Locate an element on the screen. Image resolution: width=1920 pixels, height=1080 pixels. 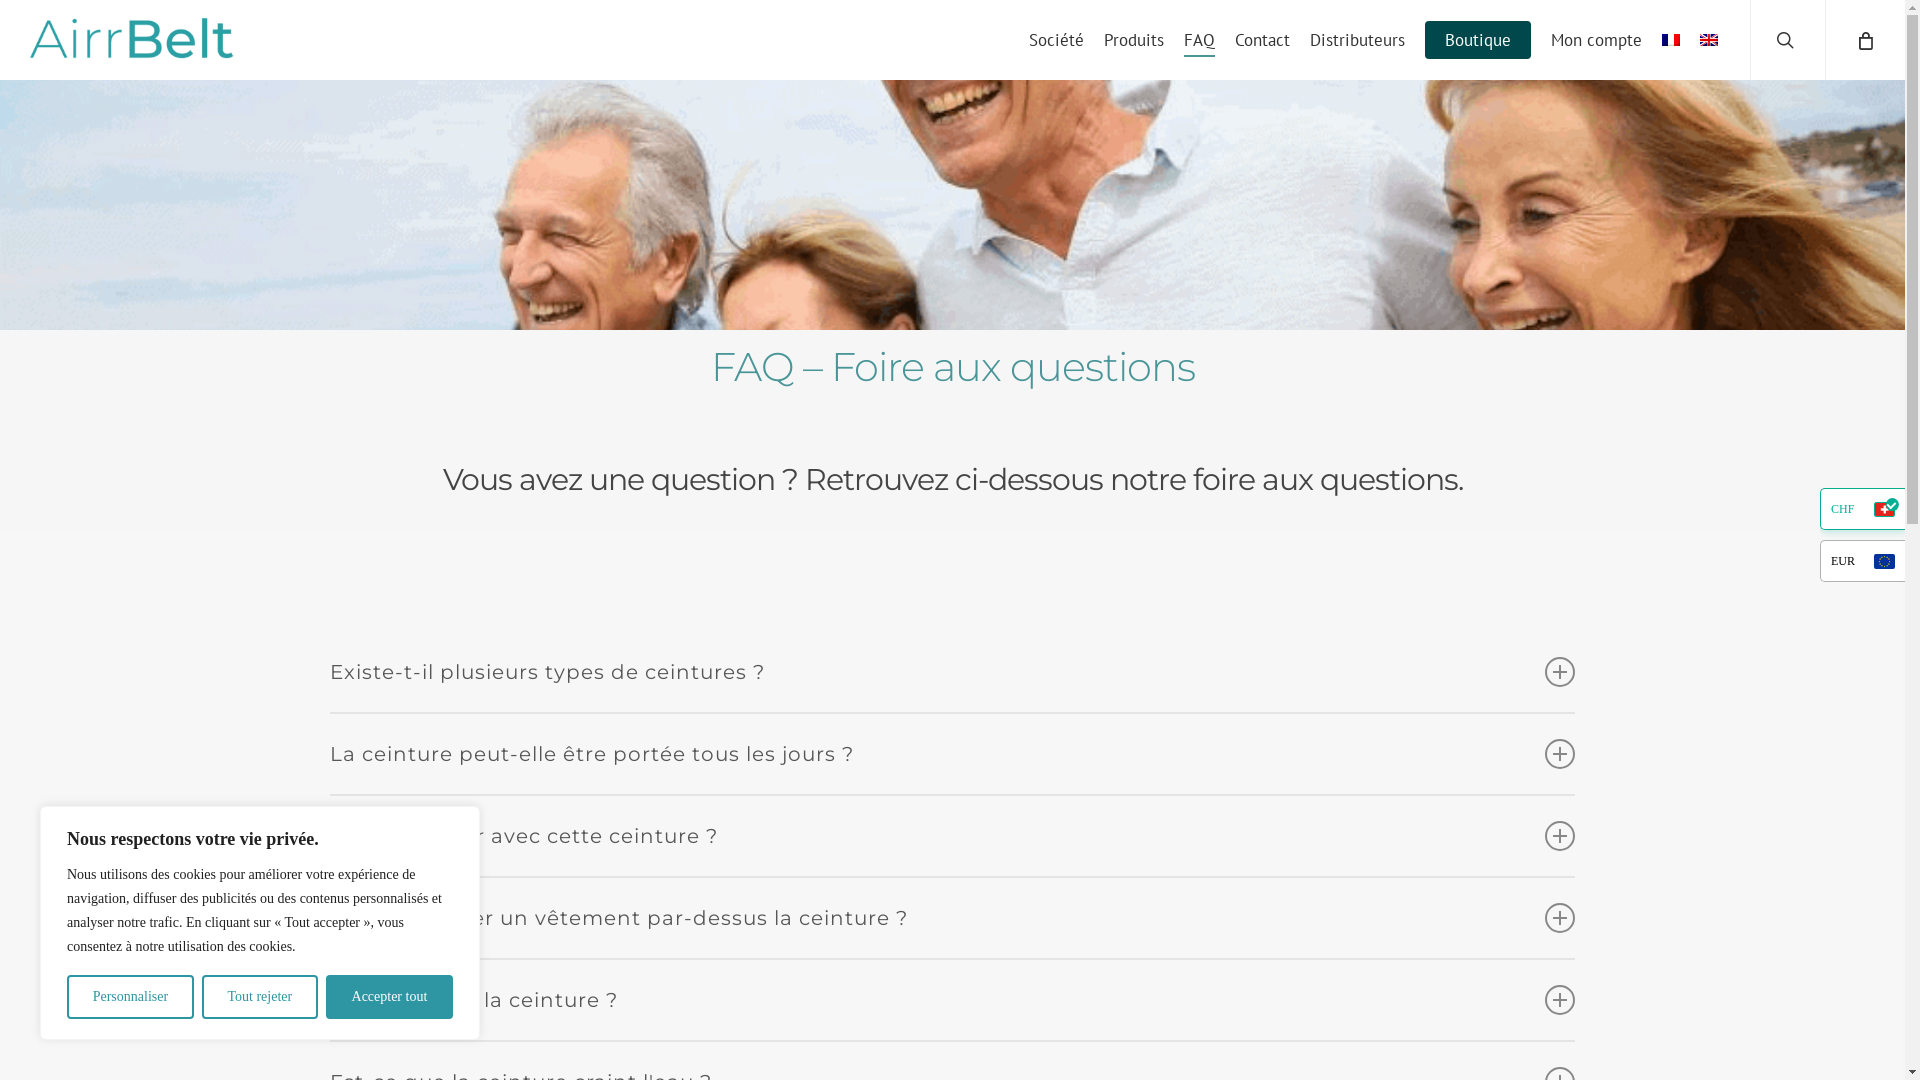
'Accepter tout' is located at coordinates (389, 996).